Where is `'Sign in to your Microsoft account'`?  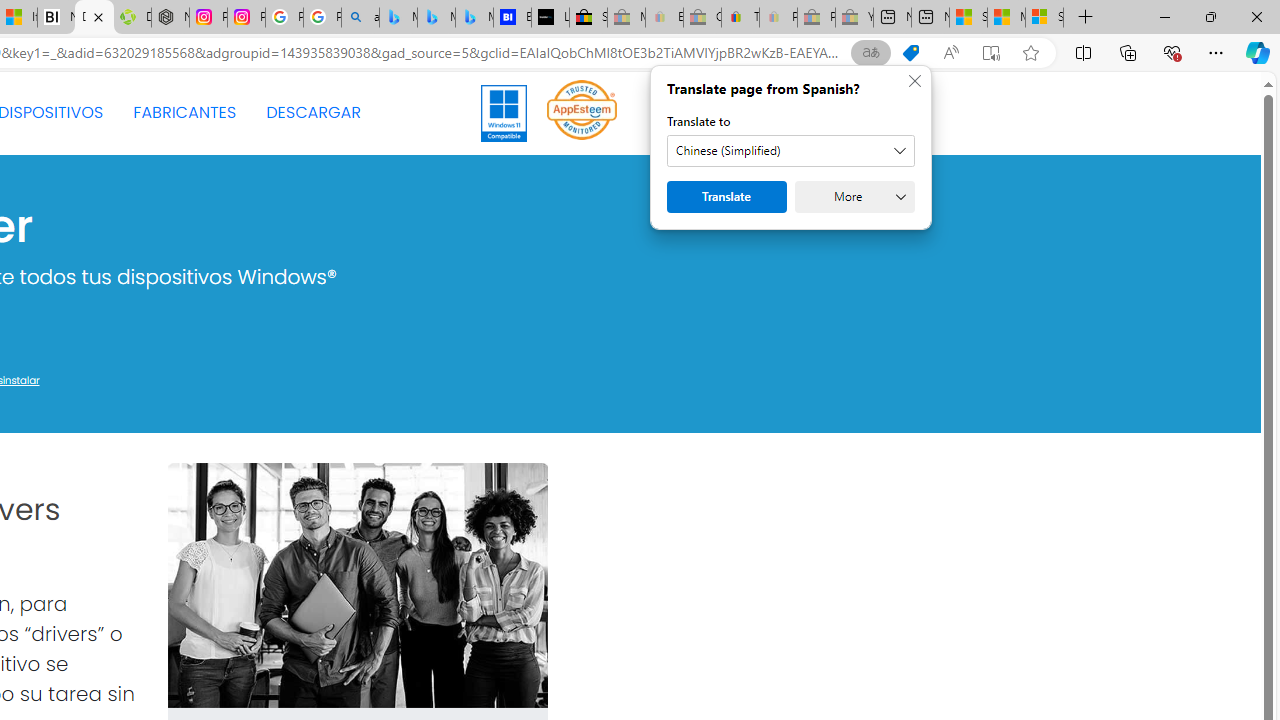
'Sign in to your Microsoft account' is located at coordinates (1044, 17).